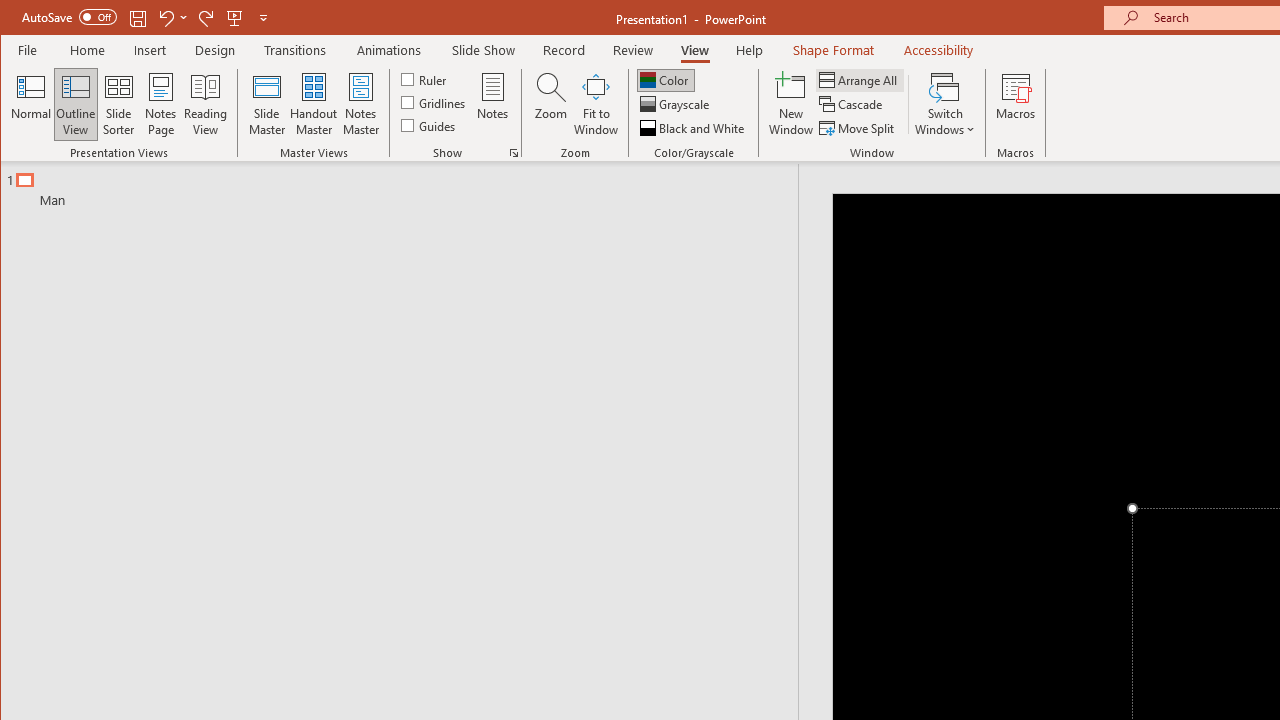 The width and height of the screenshot is (1280, 720). Describe the element at coordinates (160, 104) in the screenshot. I see `'Notes Page'` at that location.